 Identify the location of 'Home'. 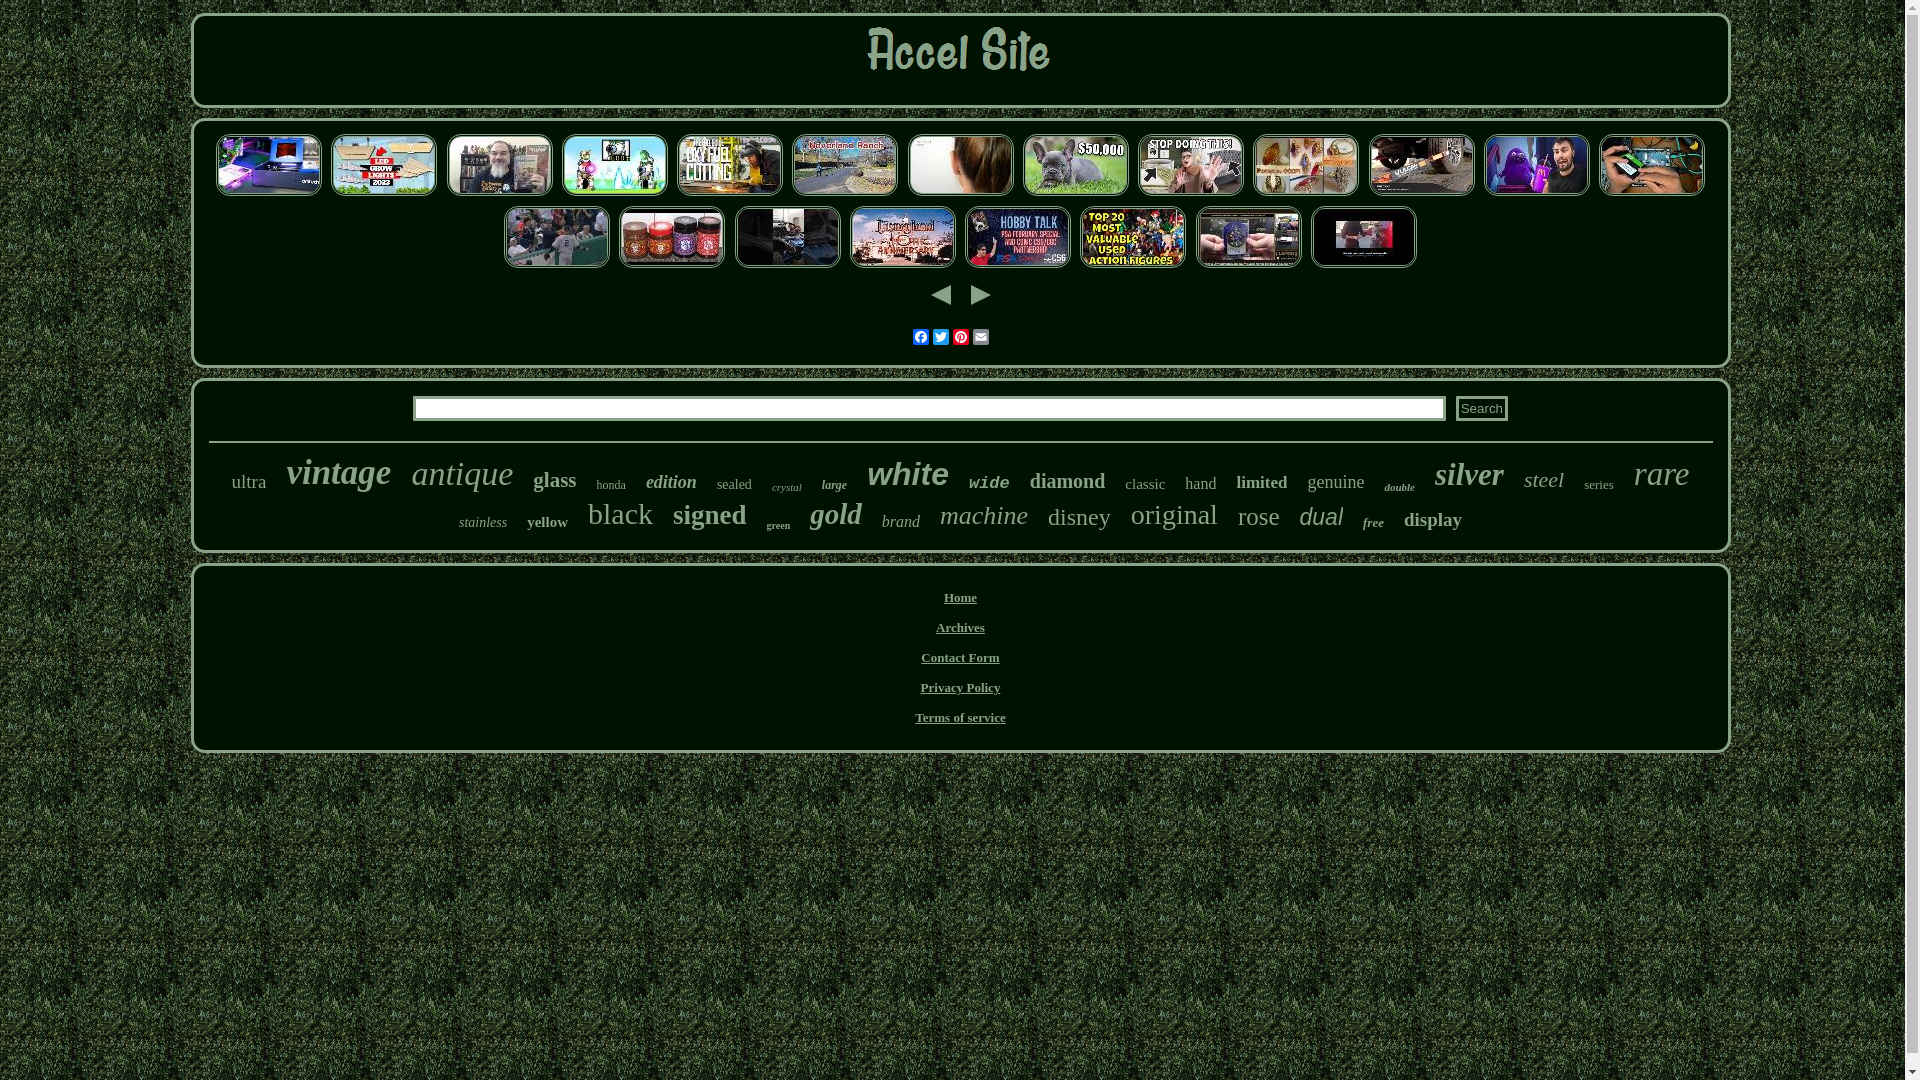
(960, 596).